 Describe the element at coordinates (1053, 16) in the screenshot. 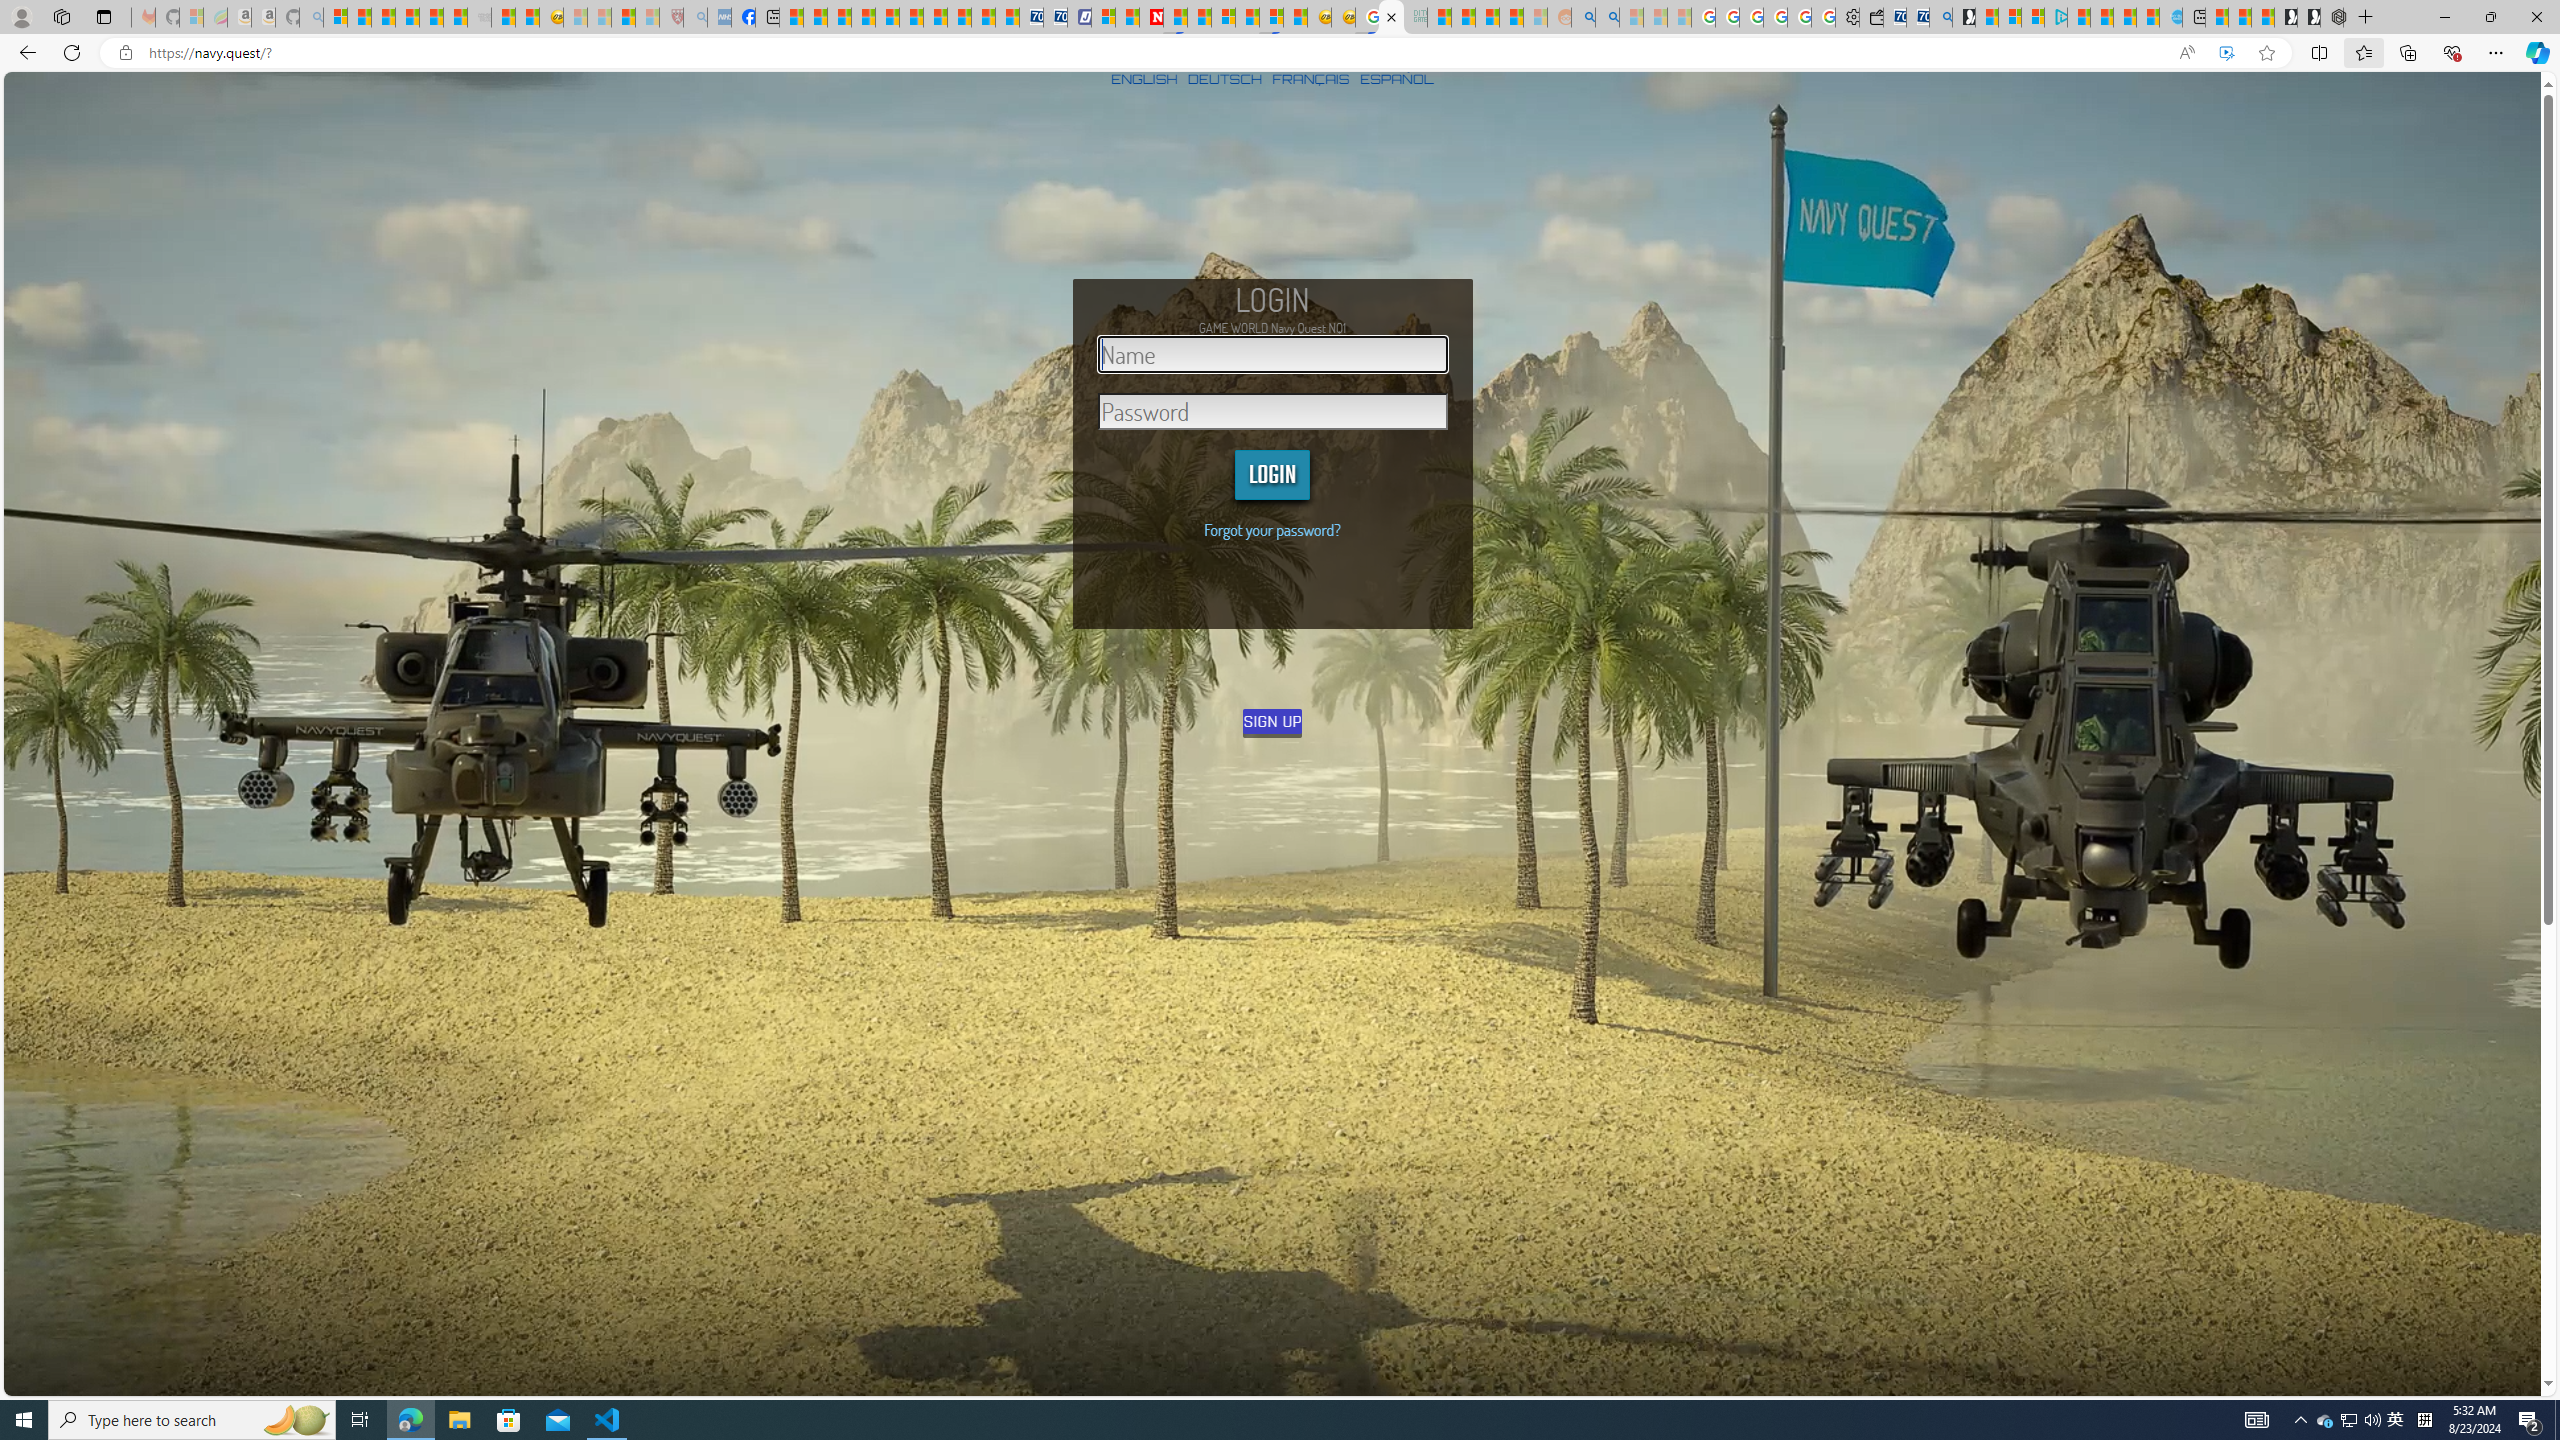

I see `'Cheap Hotels - Save70.com'` at that location.